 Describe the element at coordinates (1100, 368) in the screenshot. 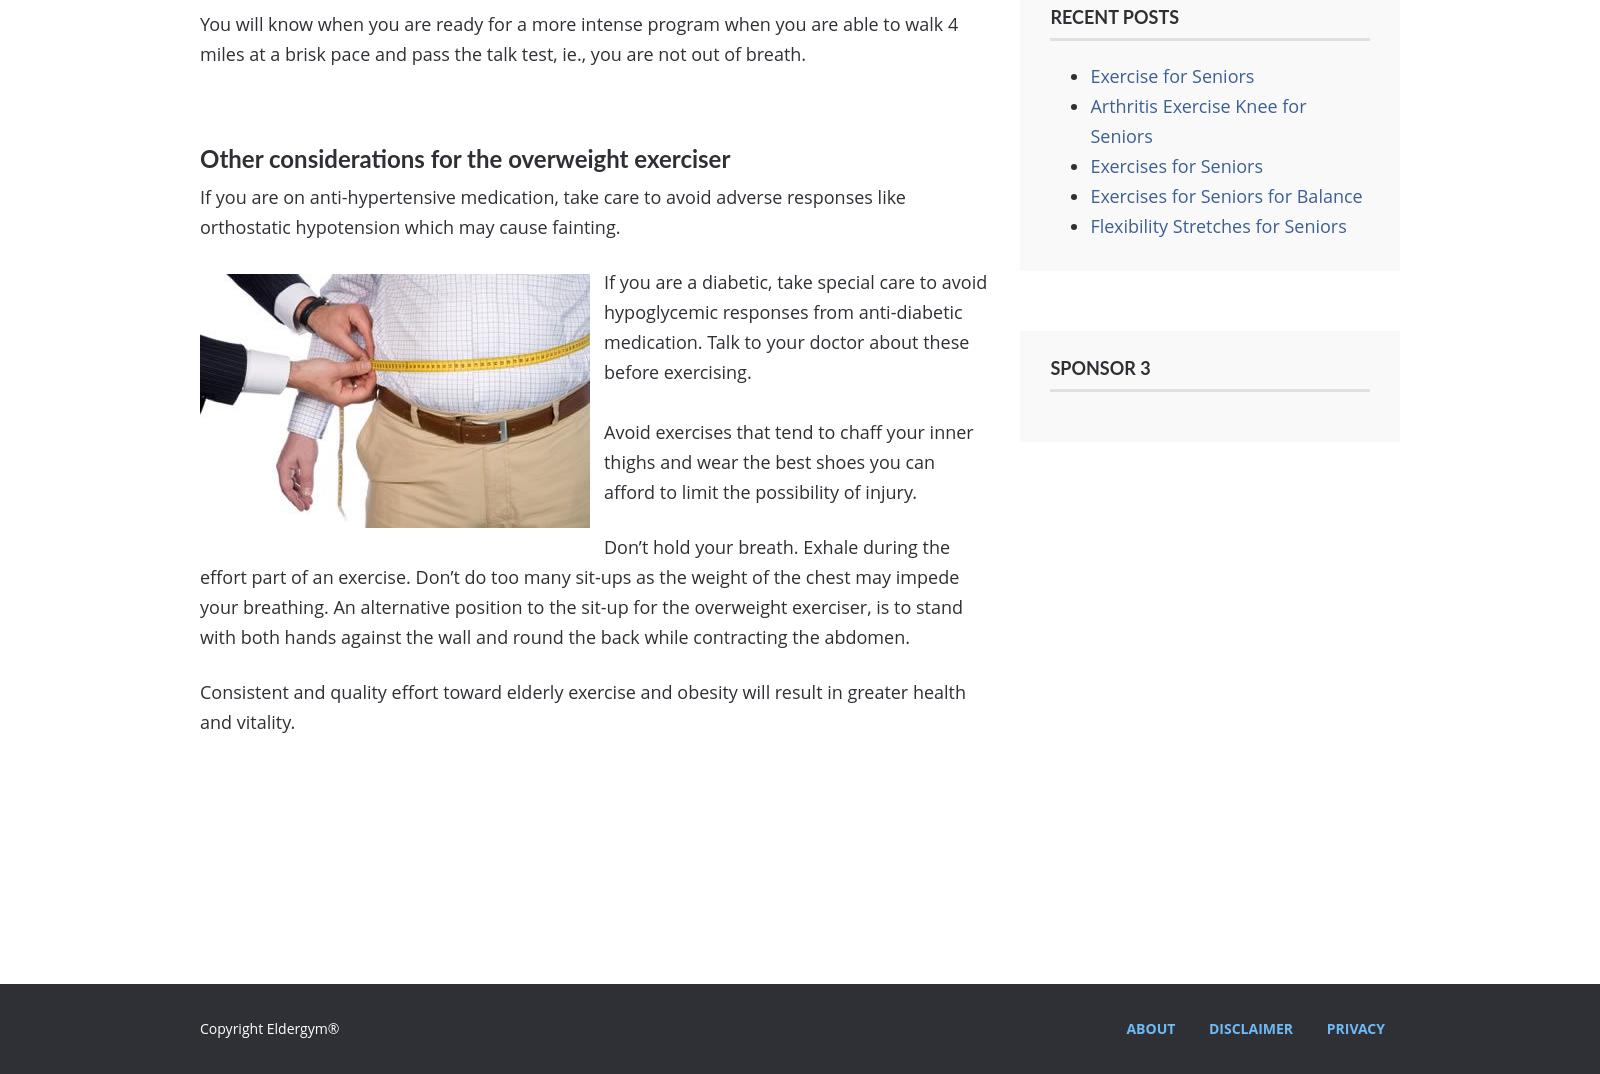

I see `'Sponsor 3'` at that location.